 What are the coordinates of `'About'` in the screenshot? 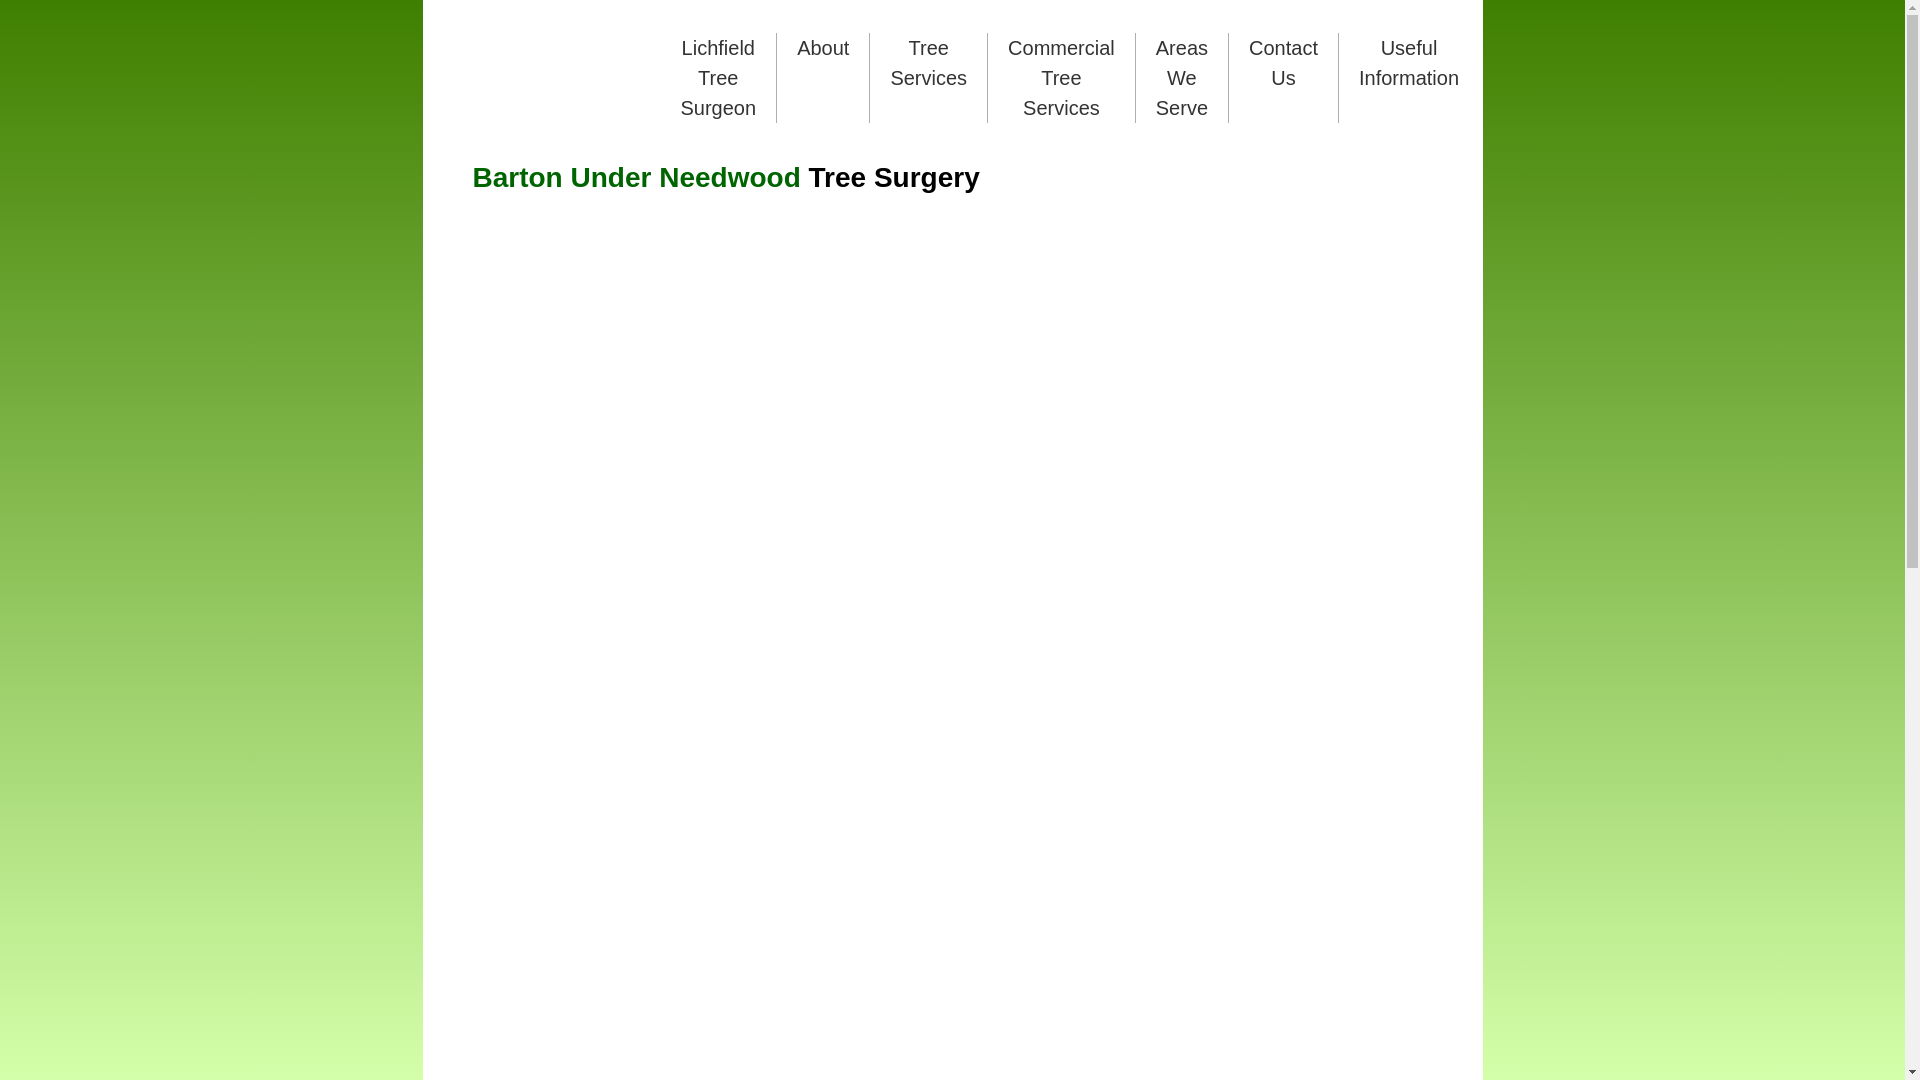 It's located at (822, 46).